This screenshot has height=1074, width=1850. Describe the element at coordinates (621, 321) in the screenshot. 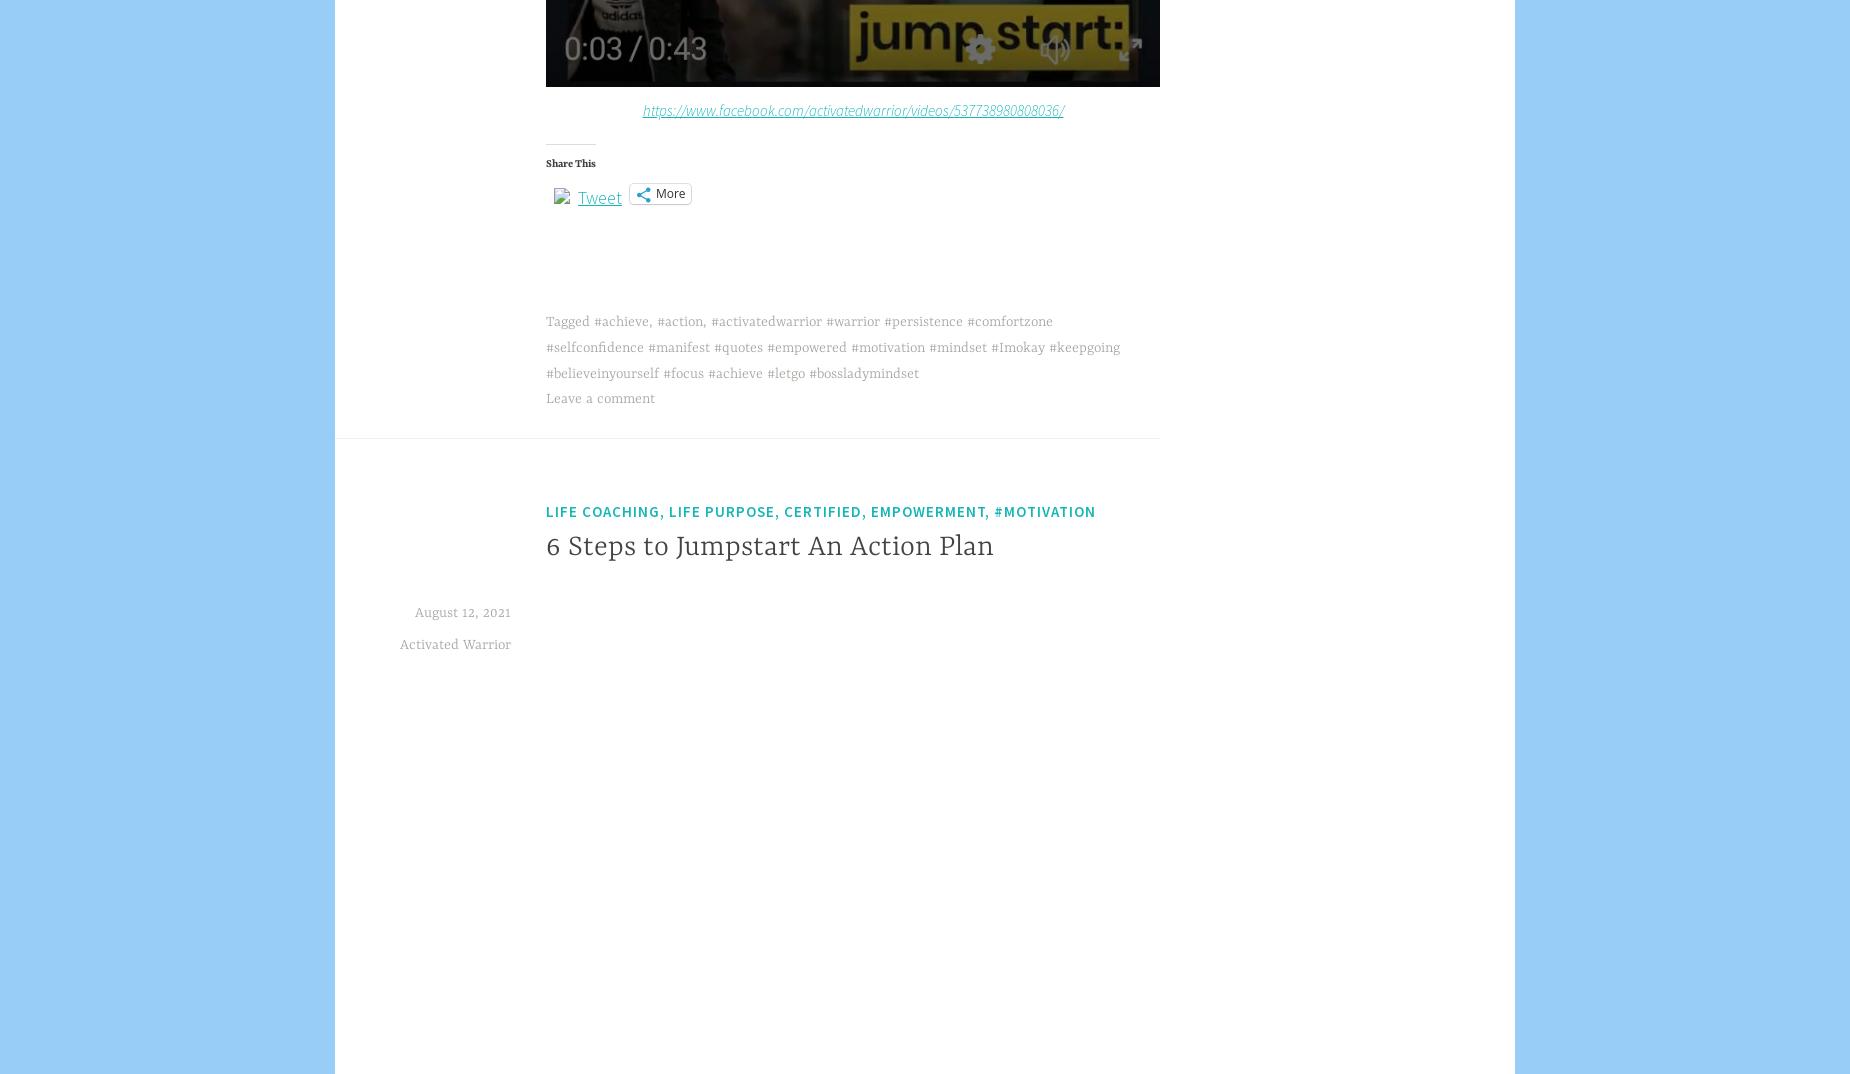

I see `'#achieve'` at that location.